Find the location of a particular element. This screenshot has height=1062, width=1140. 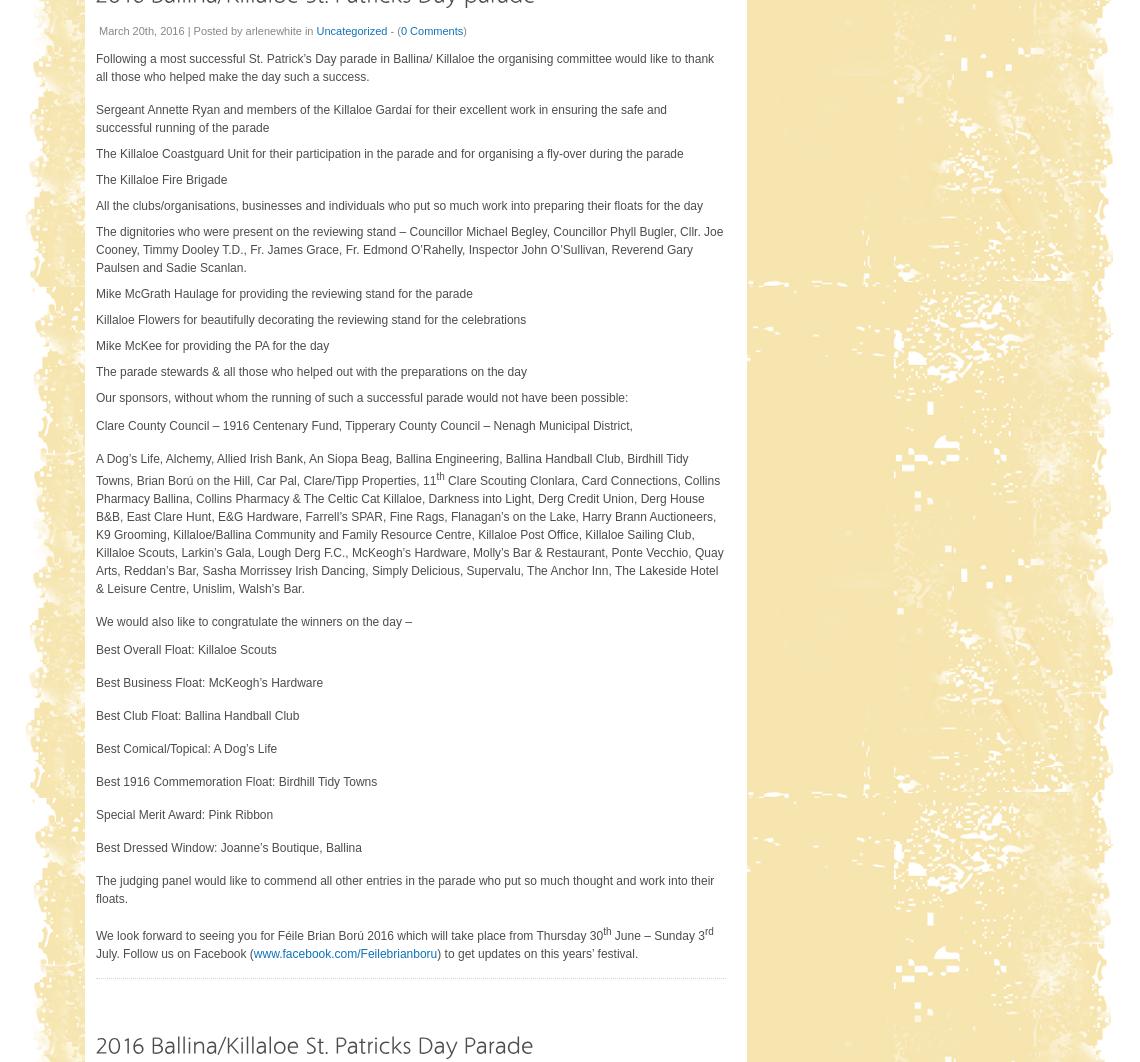

'Best Business Float: McKeogh’s Hardware' is located at coordinates (209, 682).